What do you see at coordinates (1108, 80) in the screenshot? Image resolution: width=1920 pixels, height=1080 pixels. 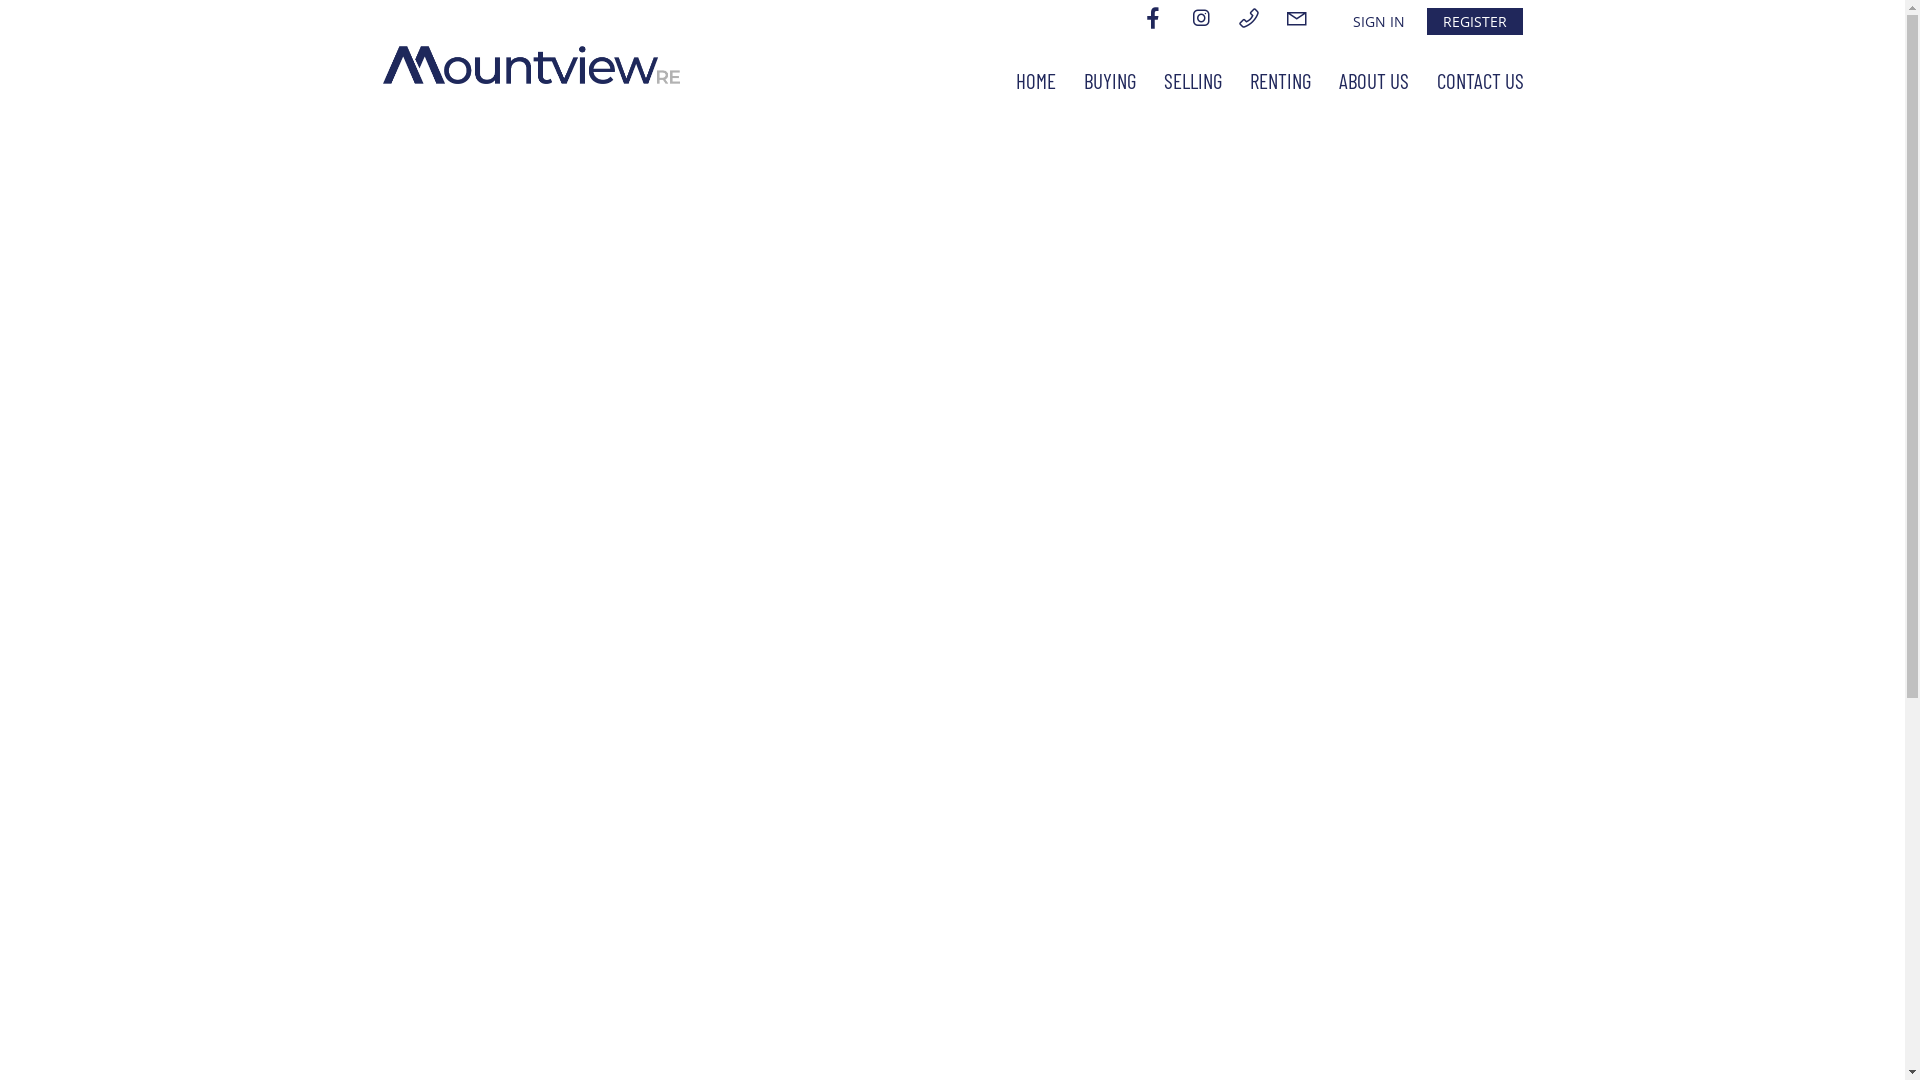 I see `'BUYING'` at bounding box center [1108, 80].